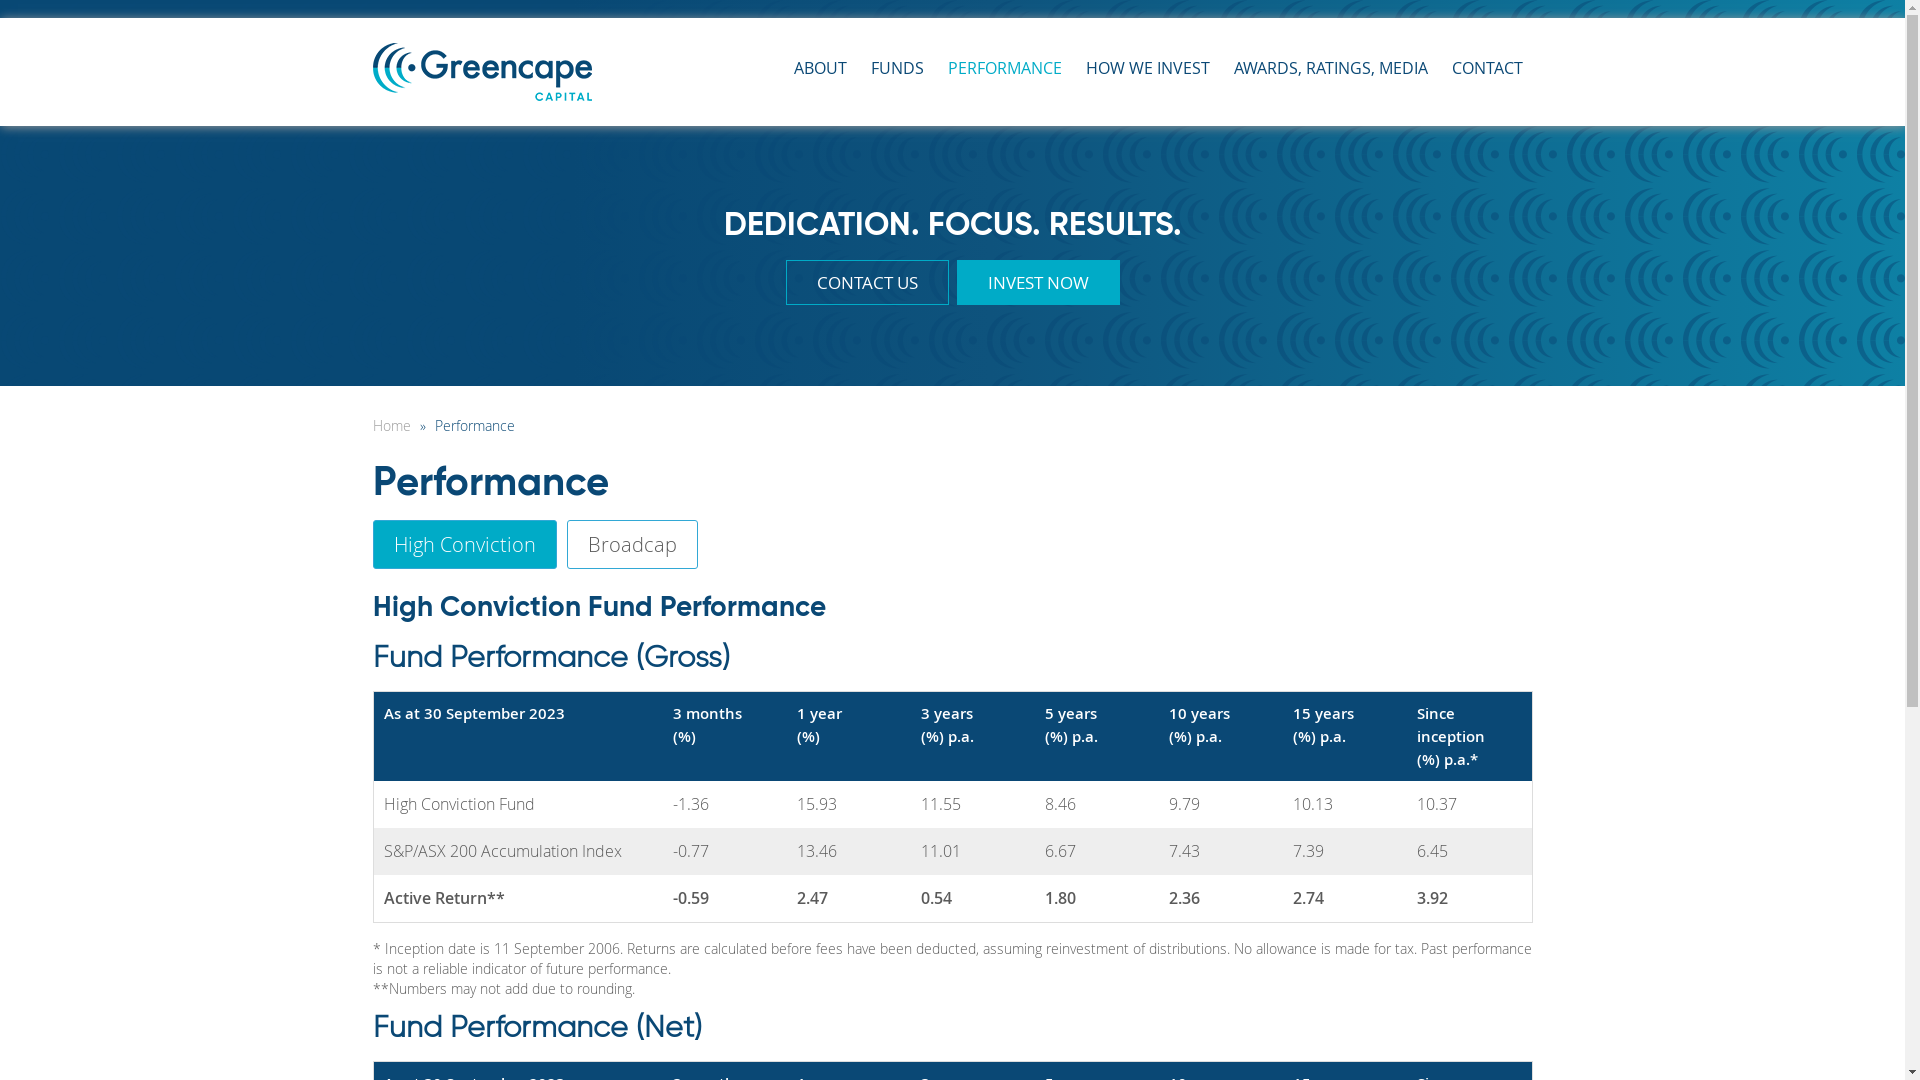 The height and width of the screenshot is (1080, 1920). What do you see at coordinates (1147, 67) in the screenshot?
I see `'HOW WE INVEST'` at bounding box center [1147, 67].